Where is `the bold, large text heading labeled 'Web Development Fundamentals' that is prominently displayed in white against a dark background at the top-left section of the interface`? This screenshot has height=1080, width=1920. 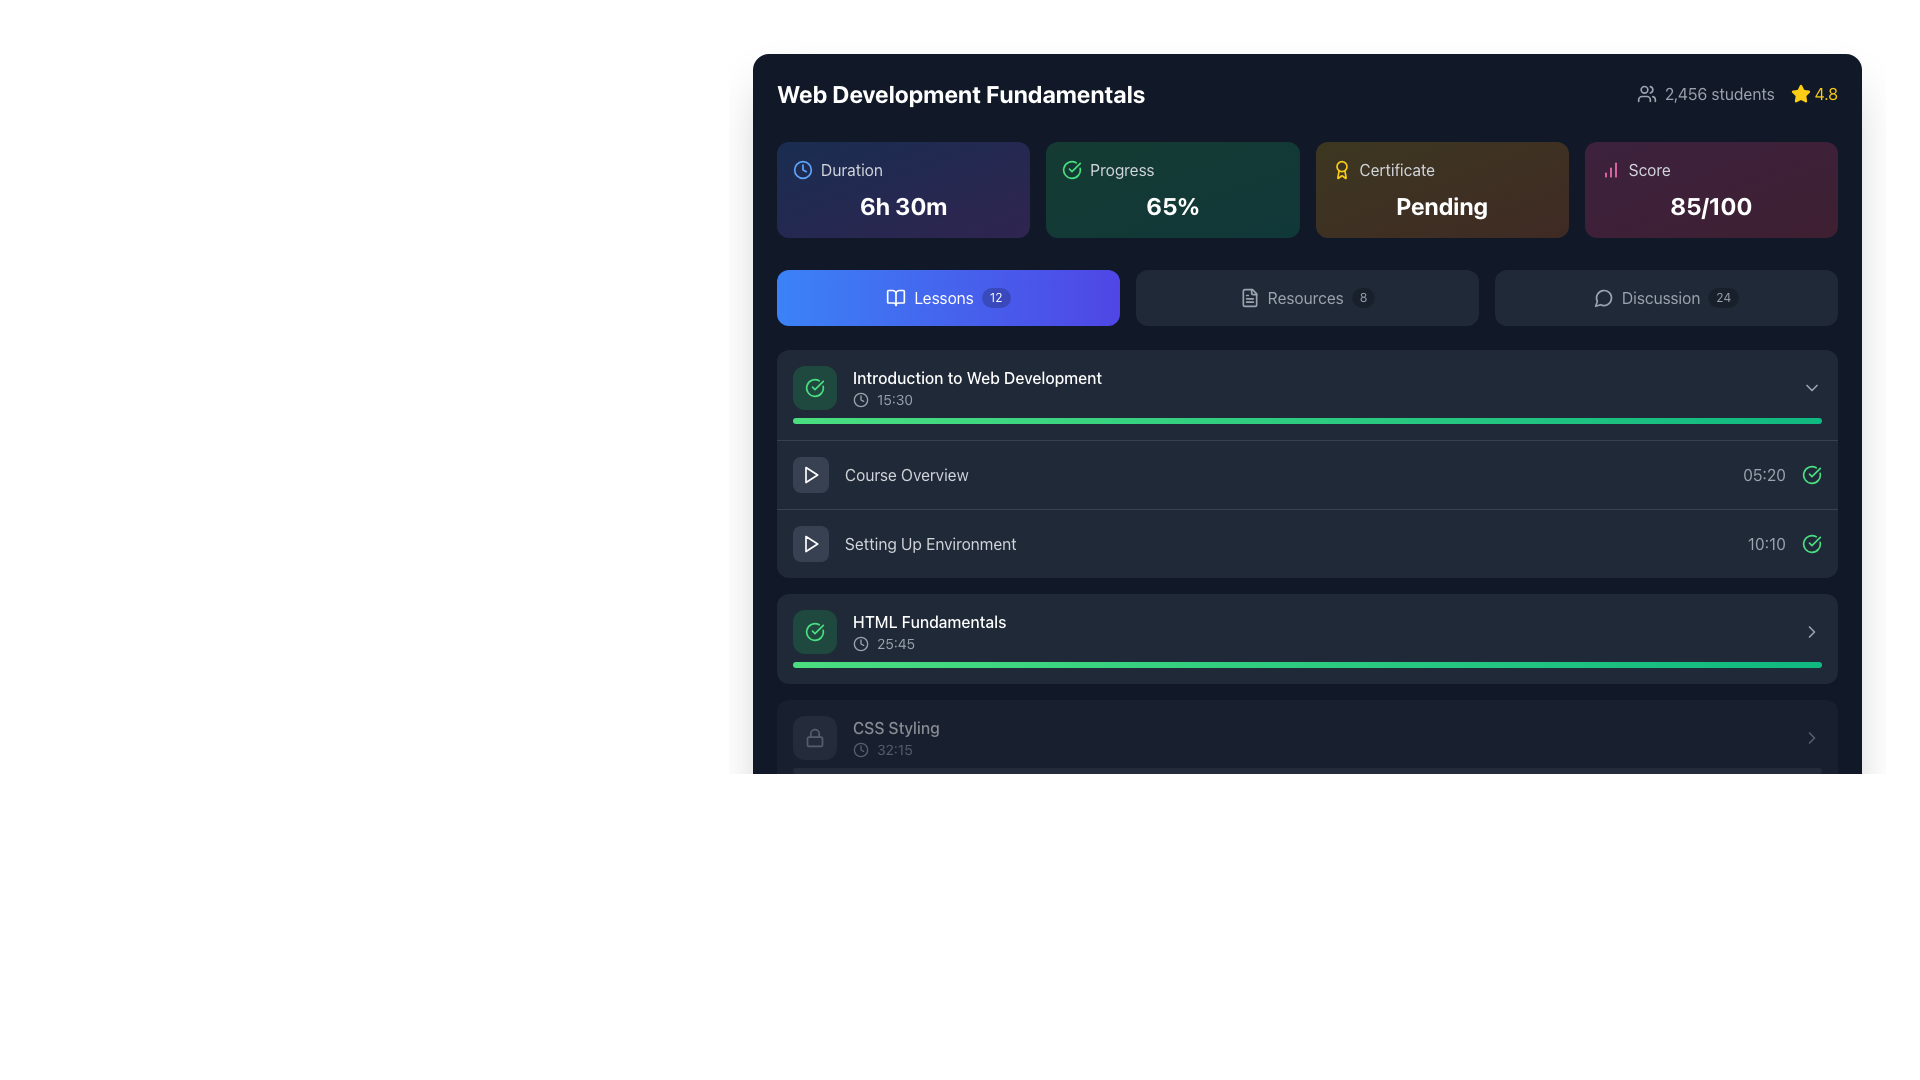 the bold, large text heading labeled 'Web Development Fundamentals' that is prominently displayed in white against a dark background at the top-left section of the interface is located at coordinates (961, 93).